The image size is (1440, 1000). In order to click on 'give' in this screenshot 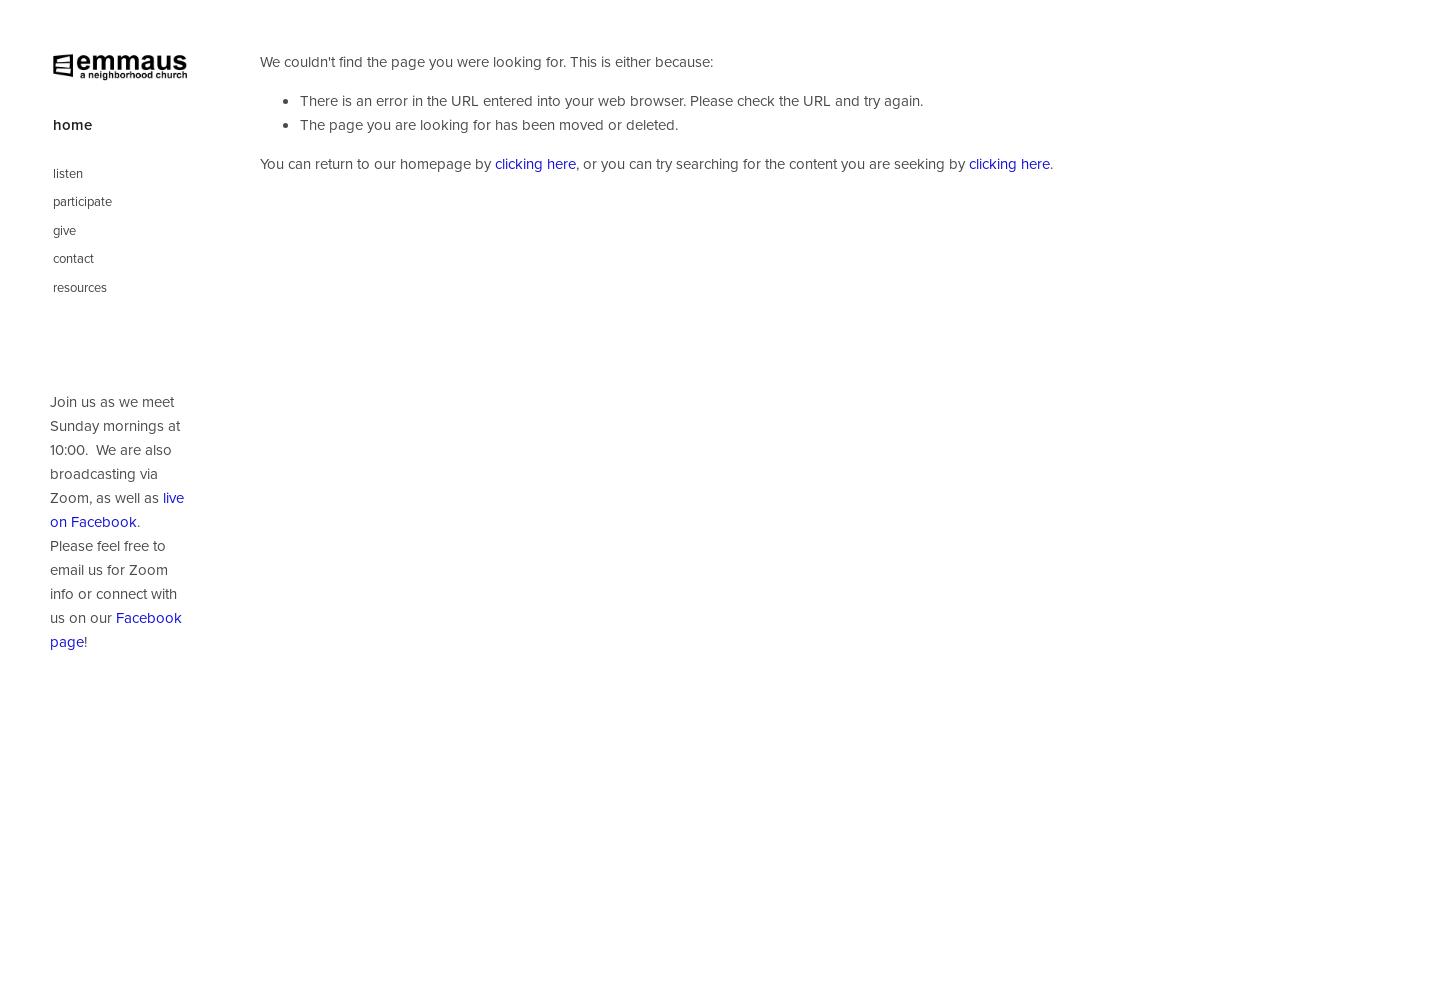, I will do `click(50, 228)`.